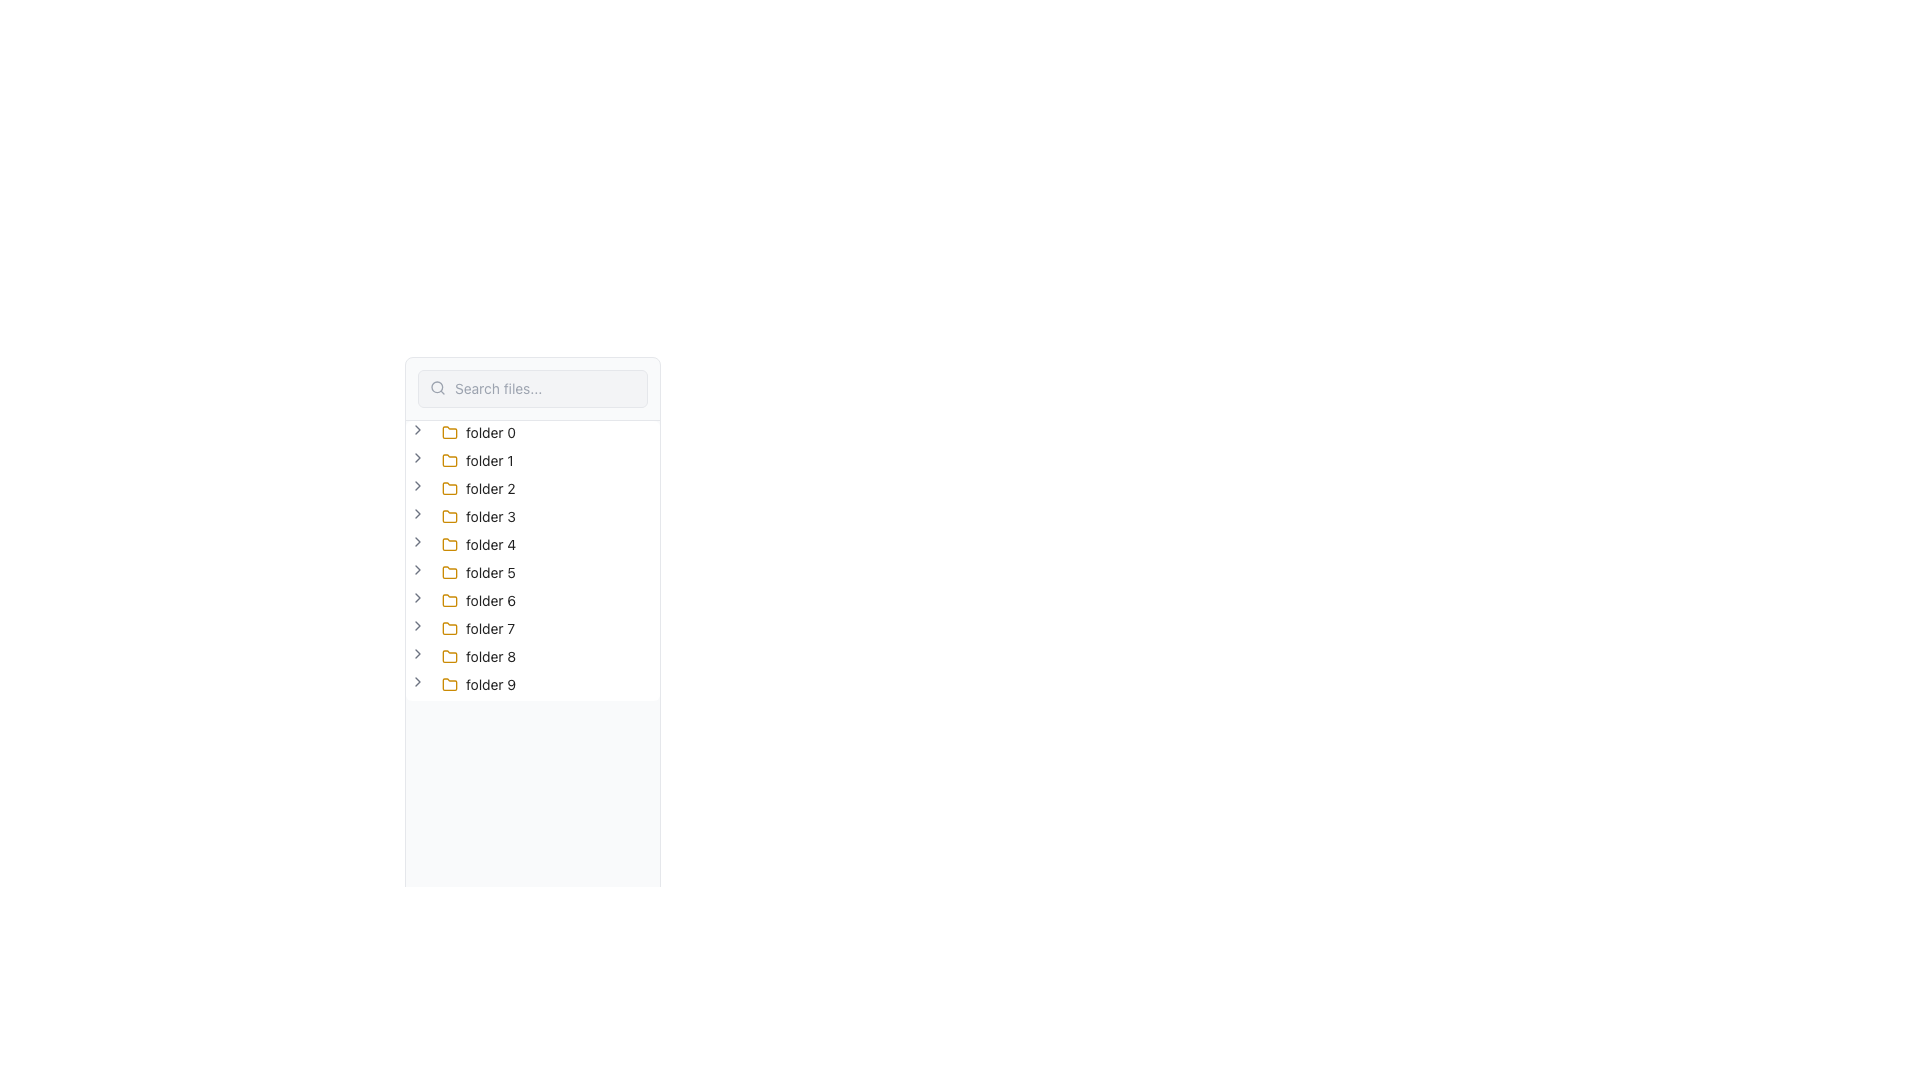 The height and width of the screenshot is (1080, 1920). I want to click on the folder icon representing 'folder 2', so click(449, 488).